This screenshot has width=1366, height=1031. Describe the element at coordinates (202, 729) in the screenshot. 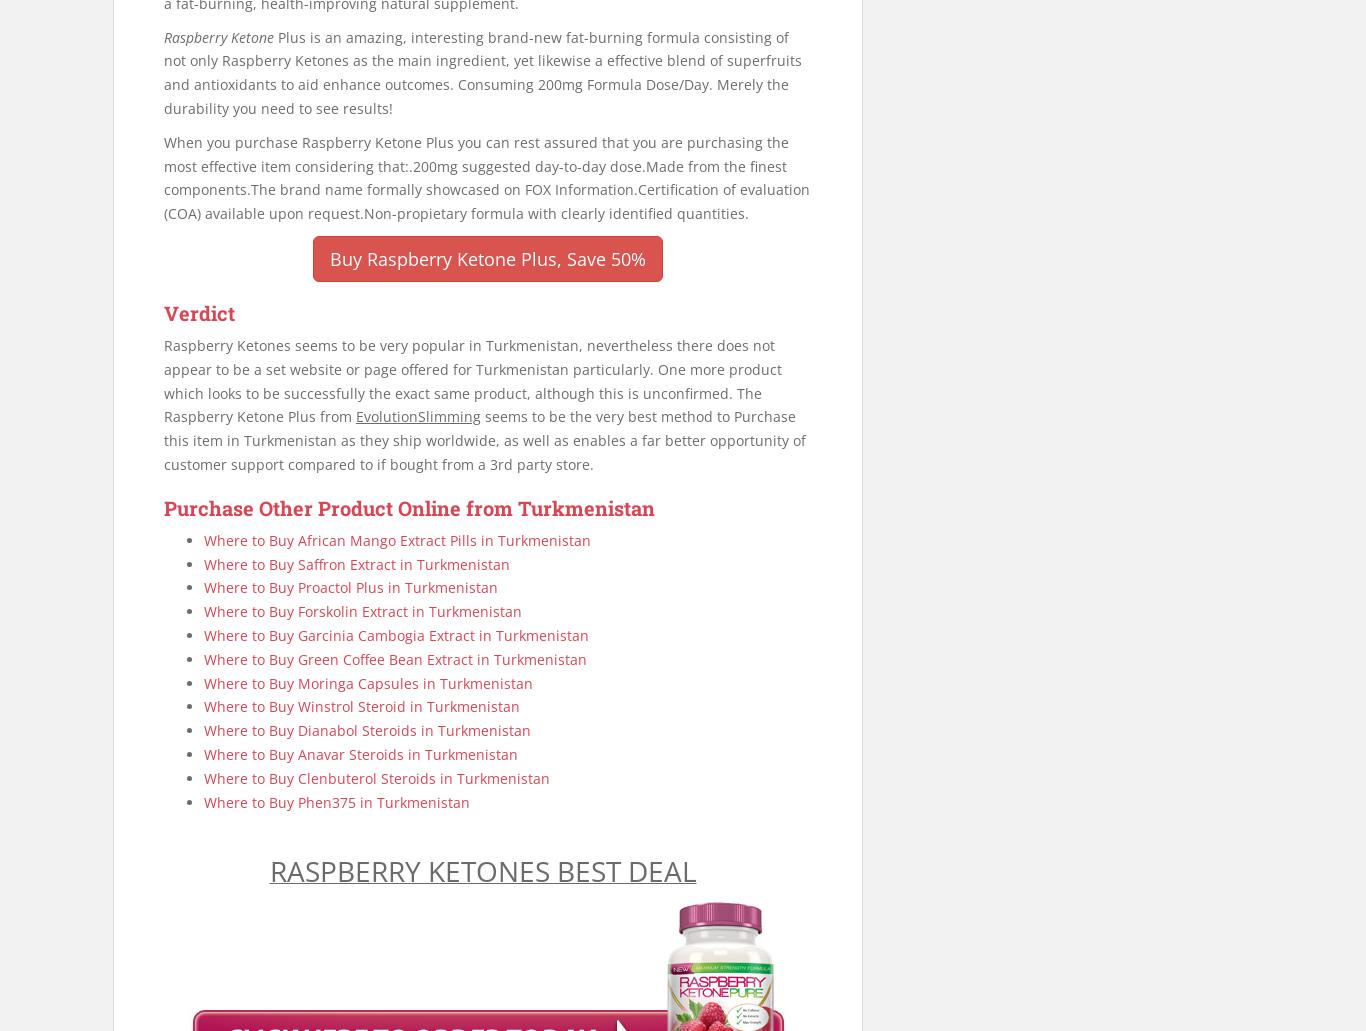

I see `'Where to Buy Dianabol Steroids in Turkmenistan'` at that location.